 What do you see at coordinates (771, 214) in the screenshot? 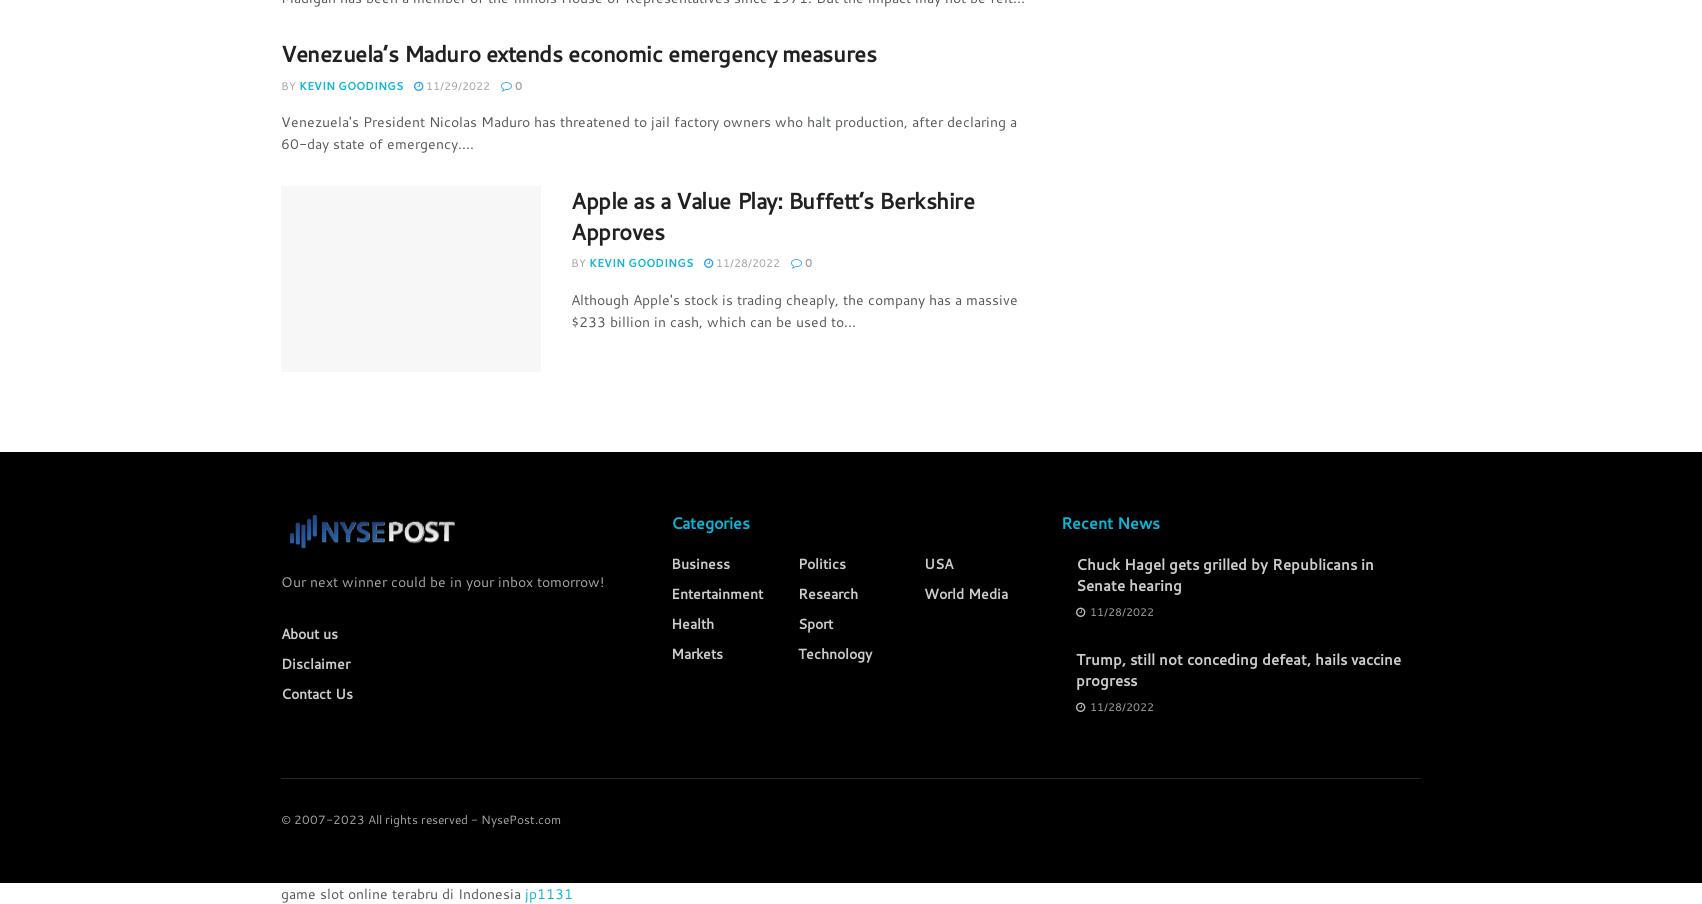
I see `'Apple as a Value Play: Buffett’s Berkshire Approves'` at bounding box center [771, 214].